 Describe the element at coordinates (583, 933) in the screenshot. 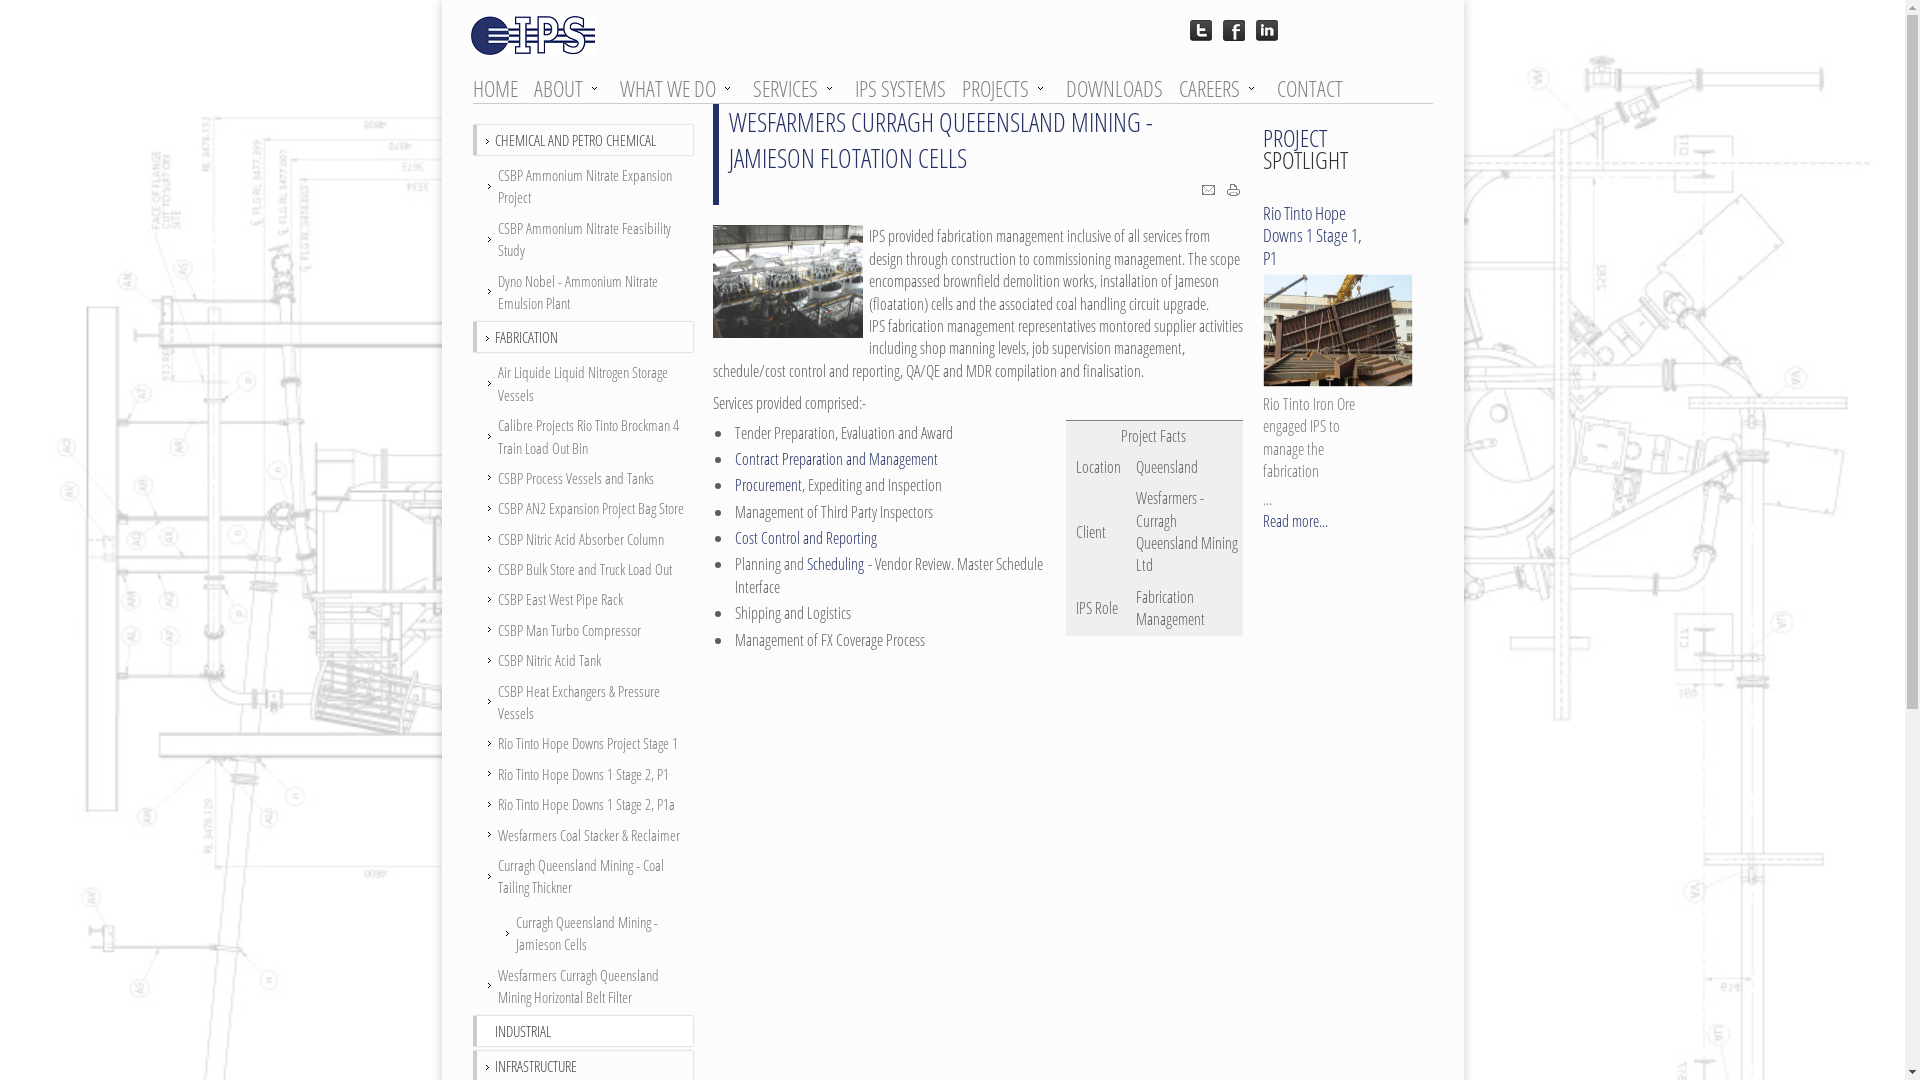

I see `'Curragh Queensland Mining - Jamieson Cells'` at that location.